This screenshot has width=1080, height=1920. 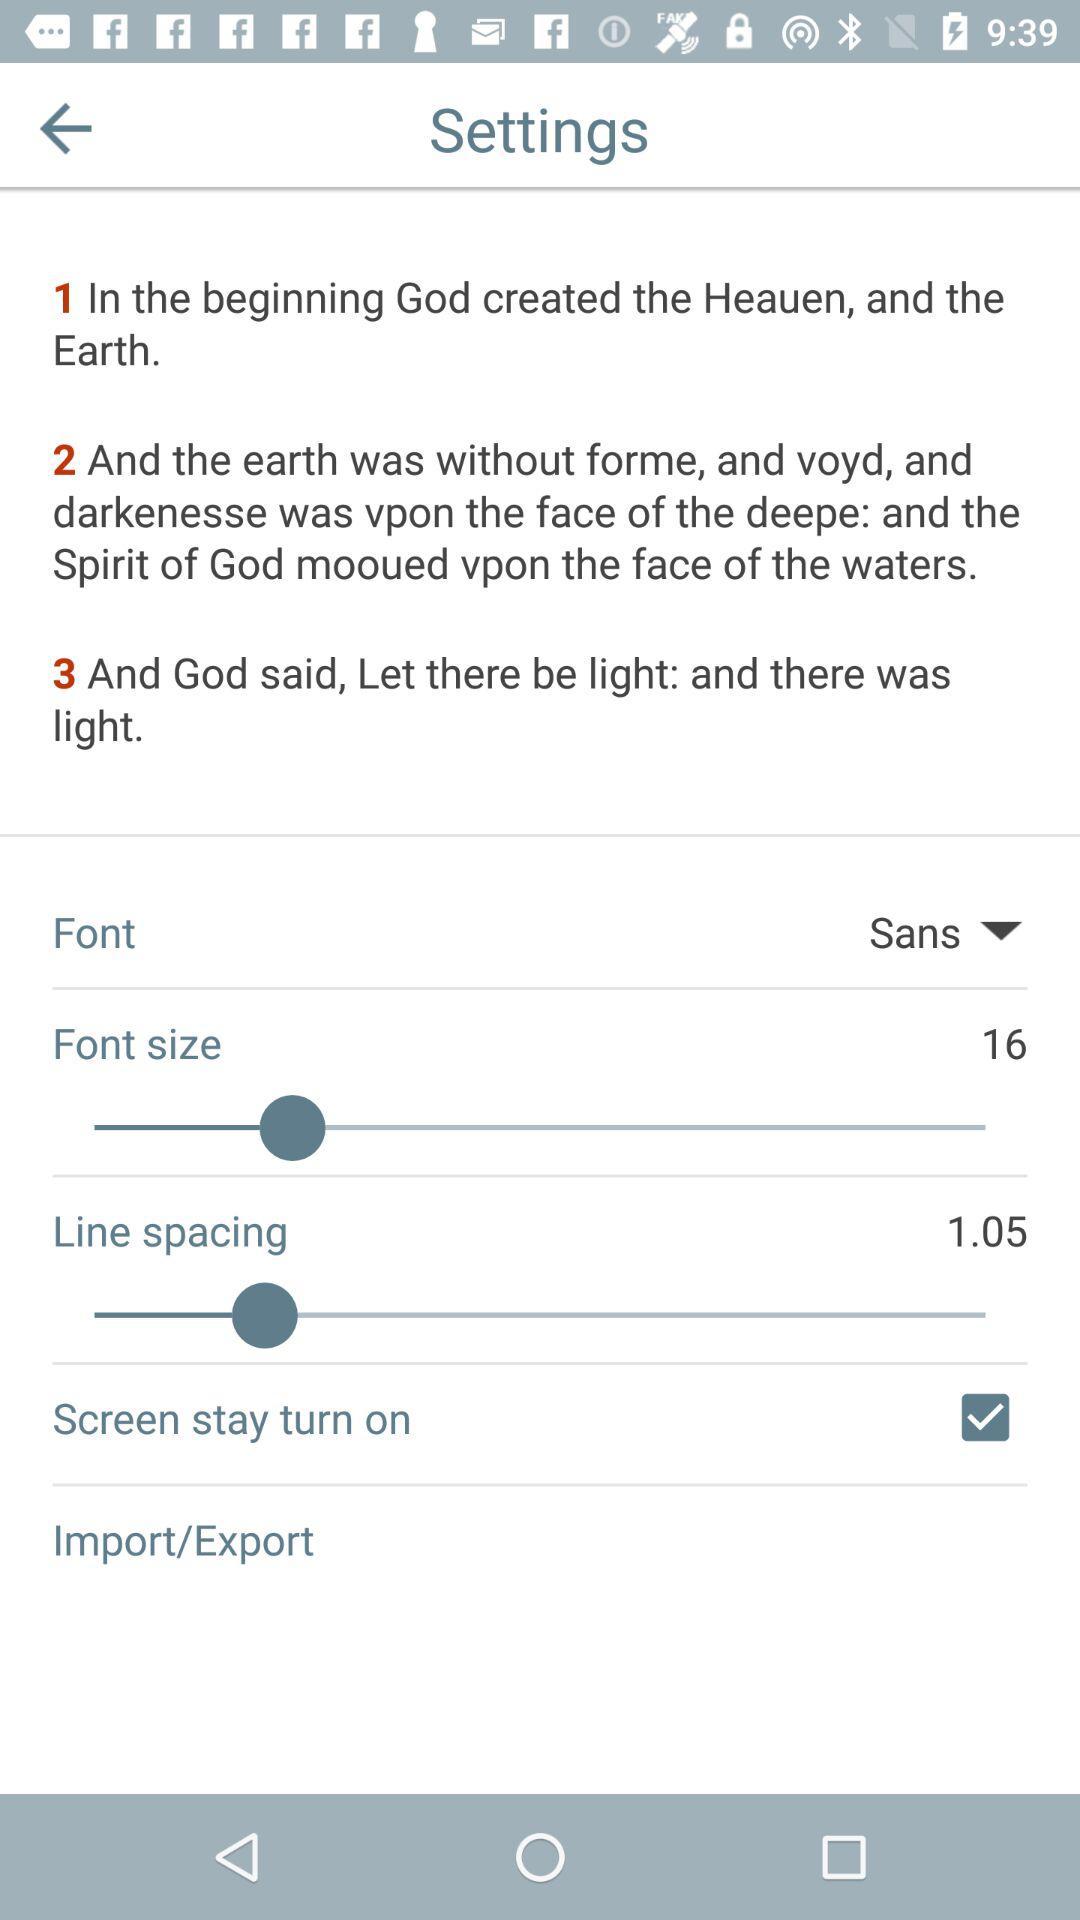 I want to click on checkbox at the bottom right corner, so click(x=984, y=1416).